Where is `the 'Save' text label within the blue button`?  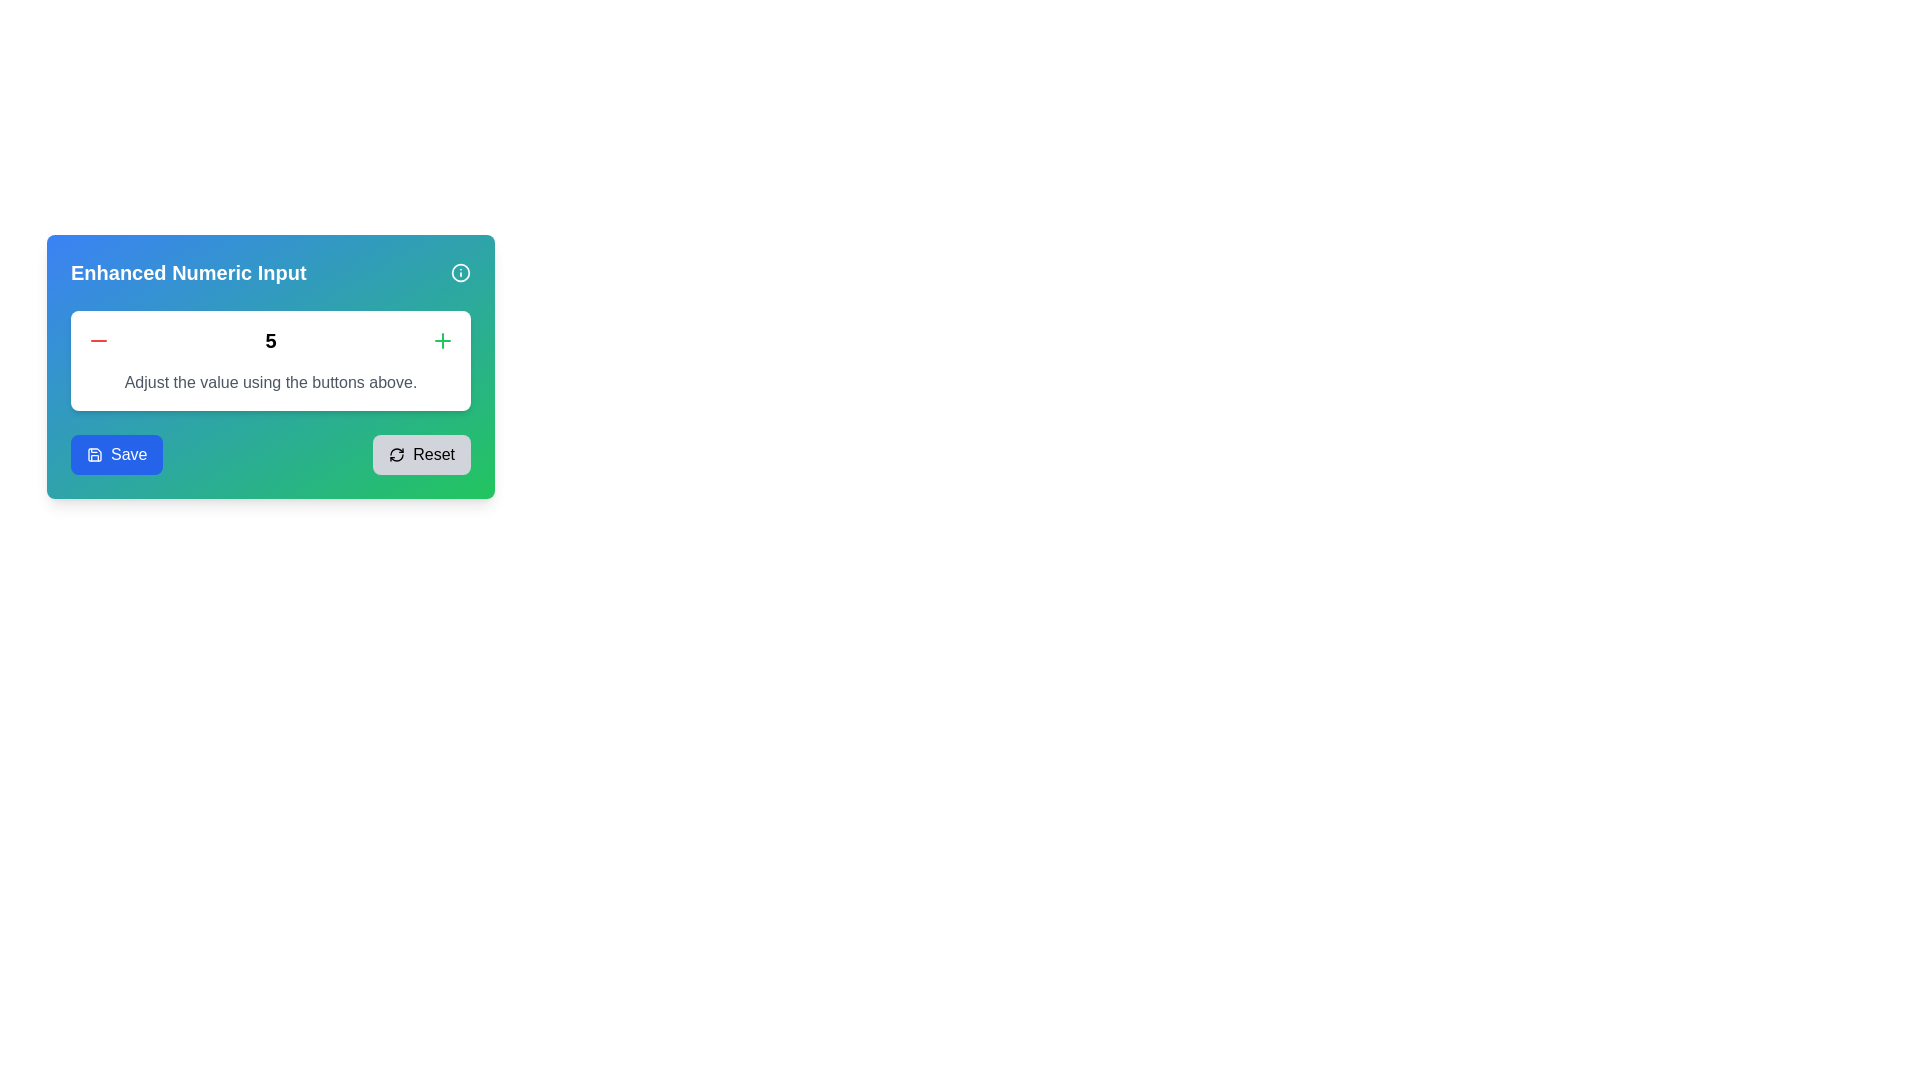 the 'Save' text label within the blue button is located at coordinates (128, 455).